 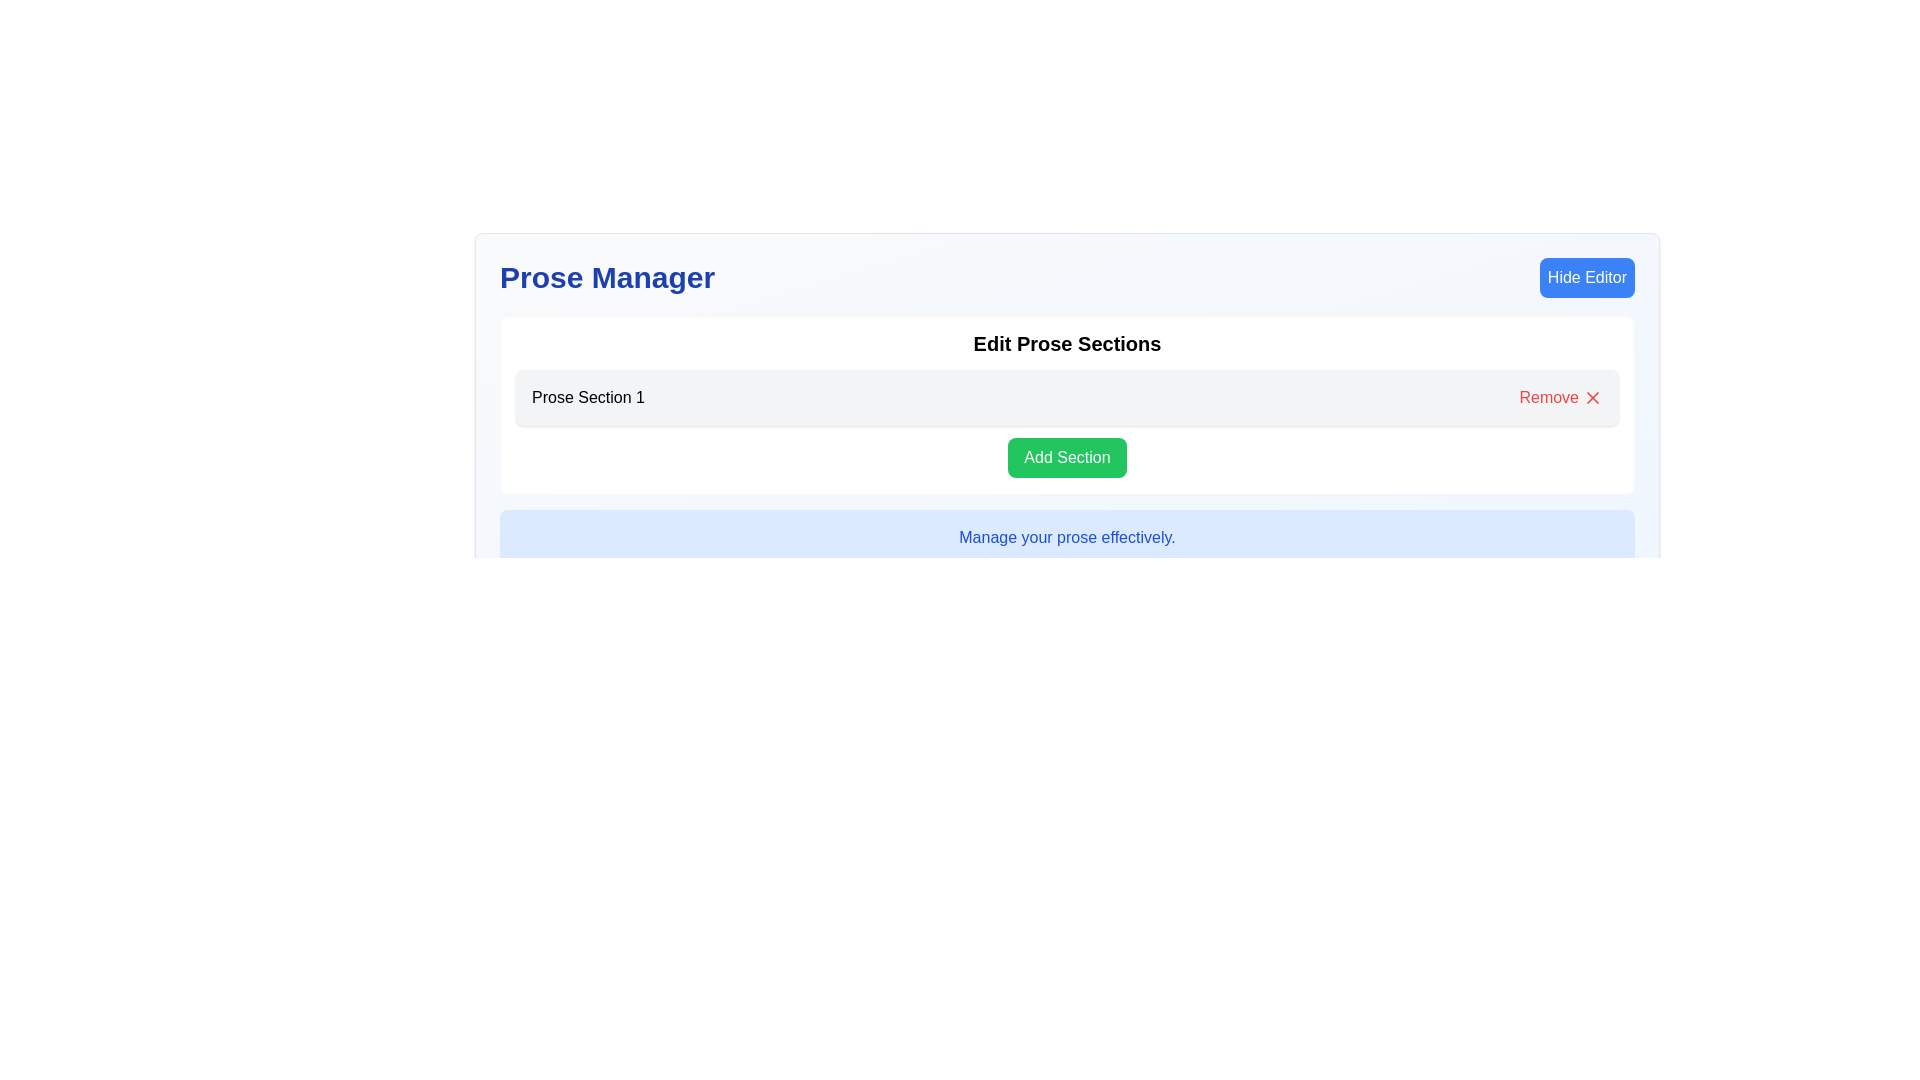 I want to click on the green button labeled 'Add Section' to change its color to a darker green, so click(x=1066, y=458).